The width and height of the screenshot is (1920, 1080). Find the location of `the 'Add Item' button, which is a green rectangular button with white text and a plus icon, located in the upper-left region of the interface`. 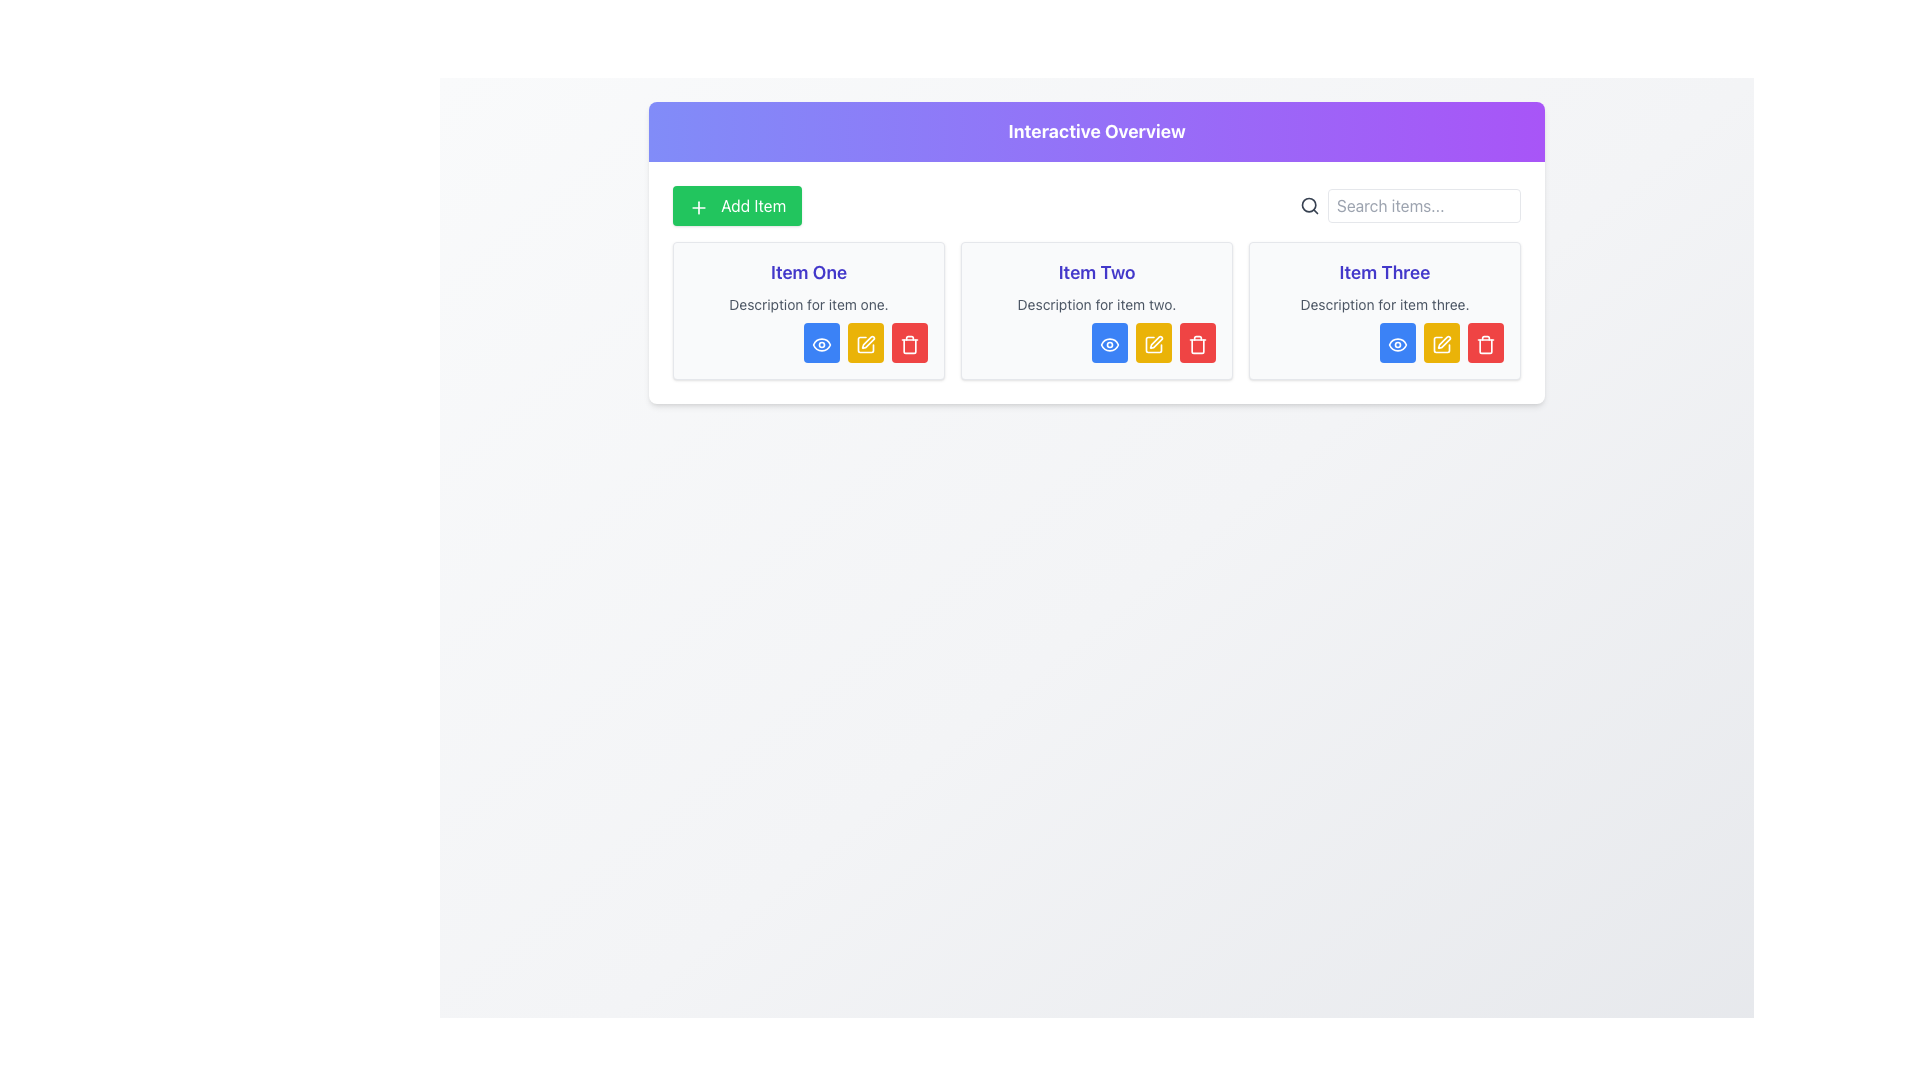

the 'Add Item' button, which is a green rectangular button with white text and a plus icon, located in the upper-left region of the interface is located at coordinates (736, 205).